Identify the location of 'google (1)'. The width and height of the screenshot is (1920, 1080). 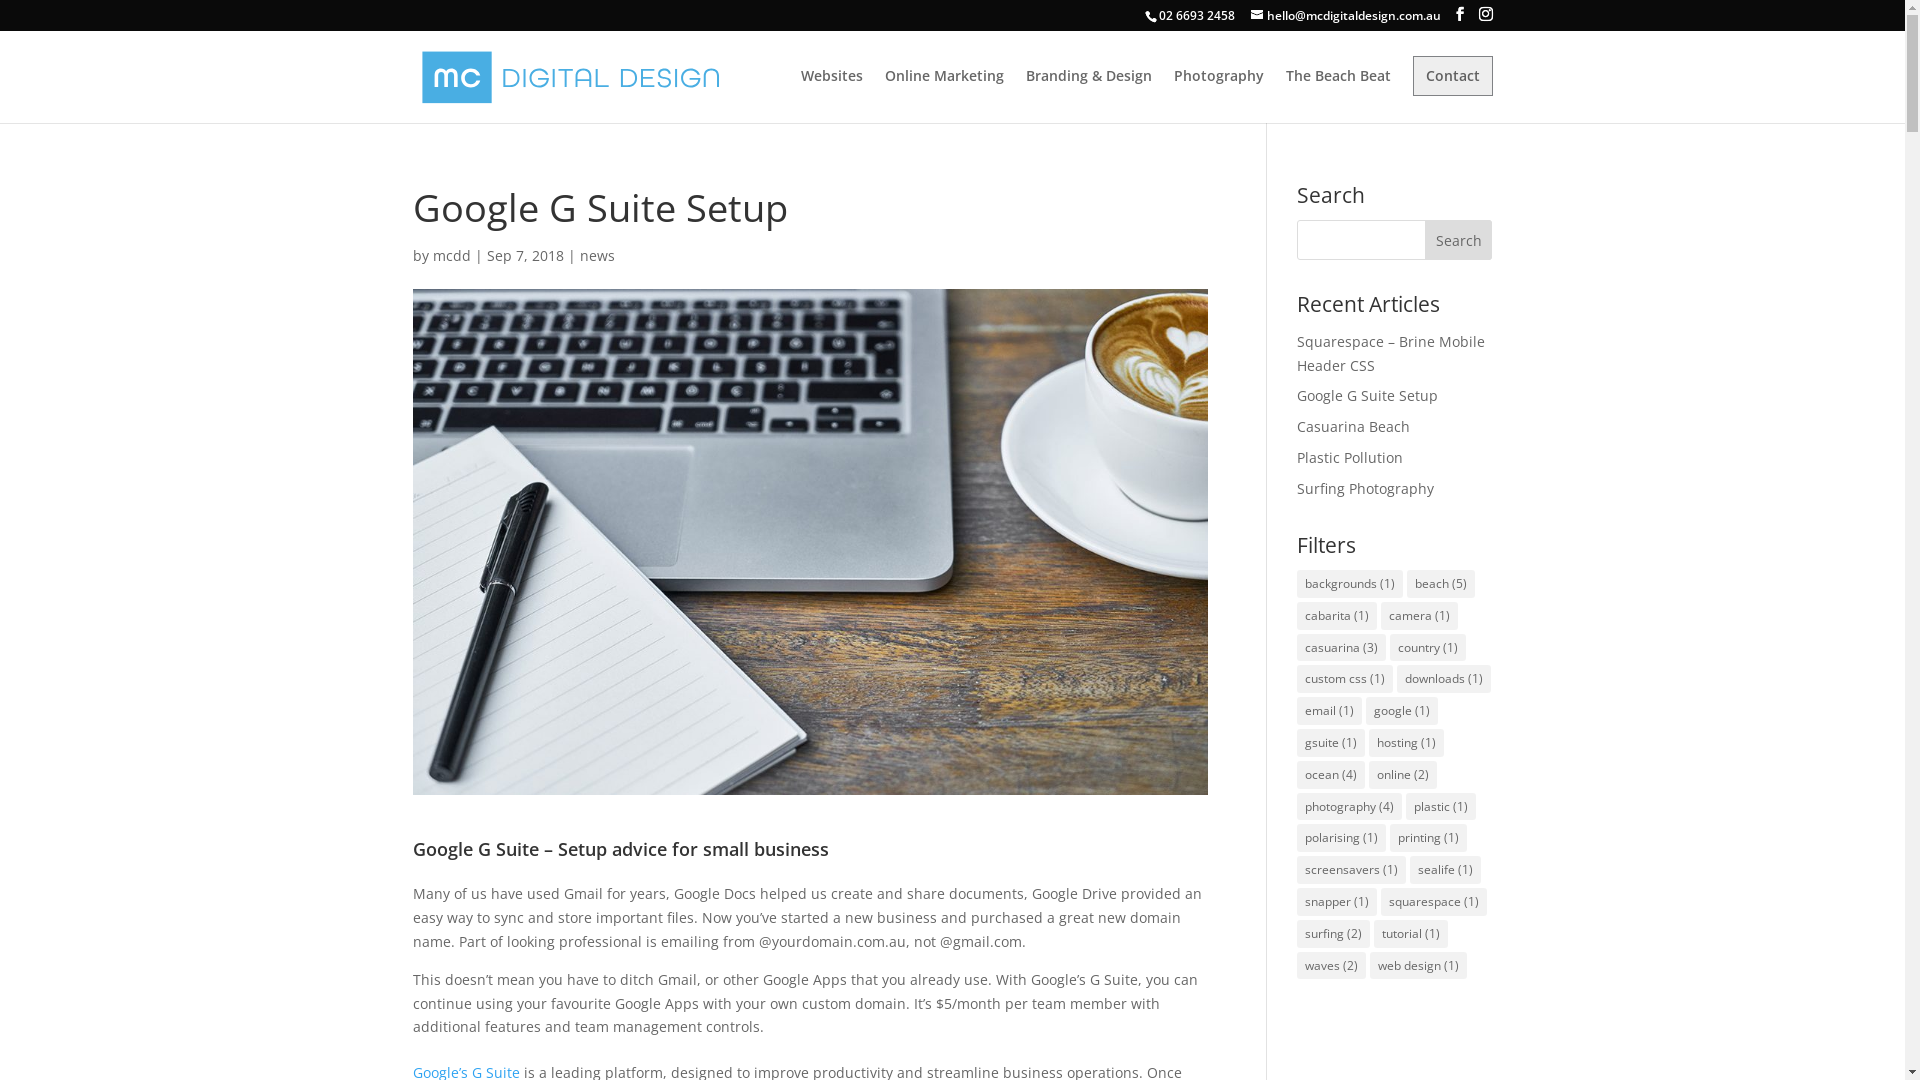
(1400, 709).